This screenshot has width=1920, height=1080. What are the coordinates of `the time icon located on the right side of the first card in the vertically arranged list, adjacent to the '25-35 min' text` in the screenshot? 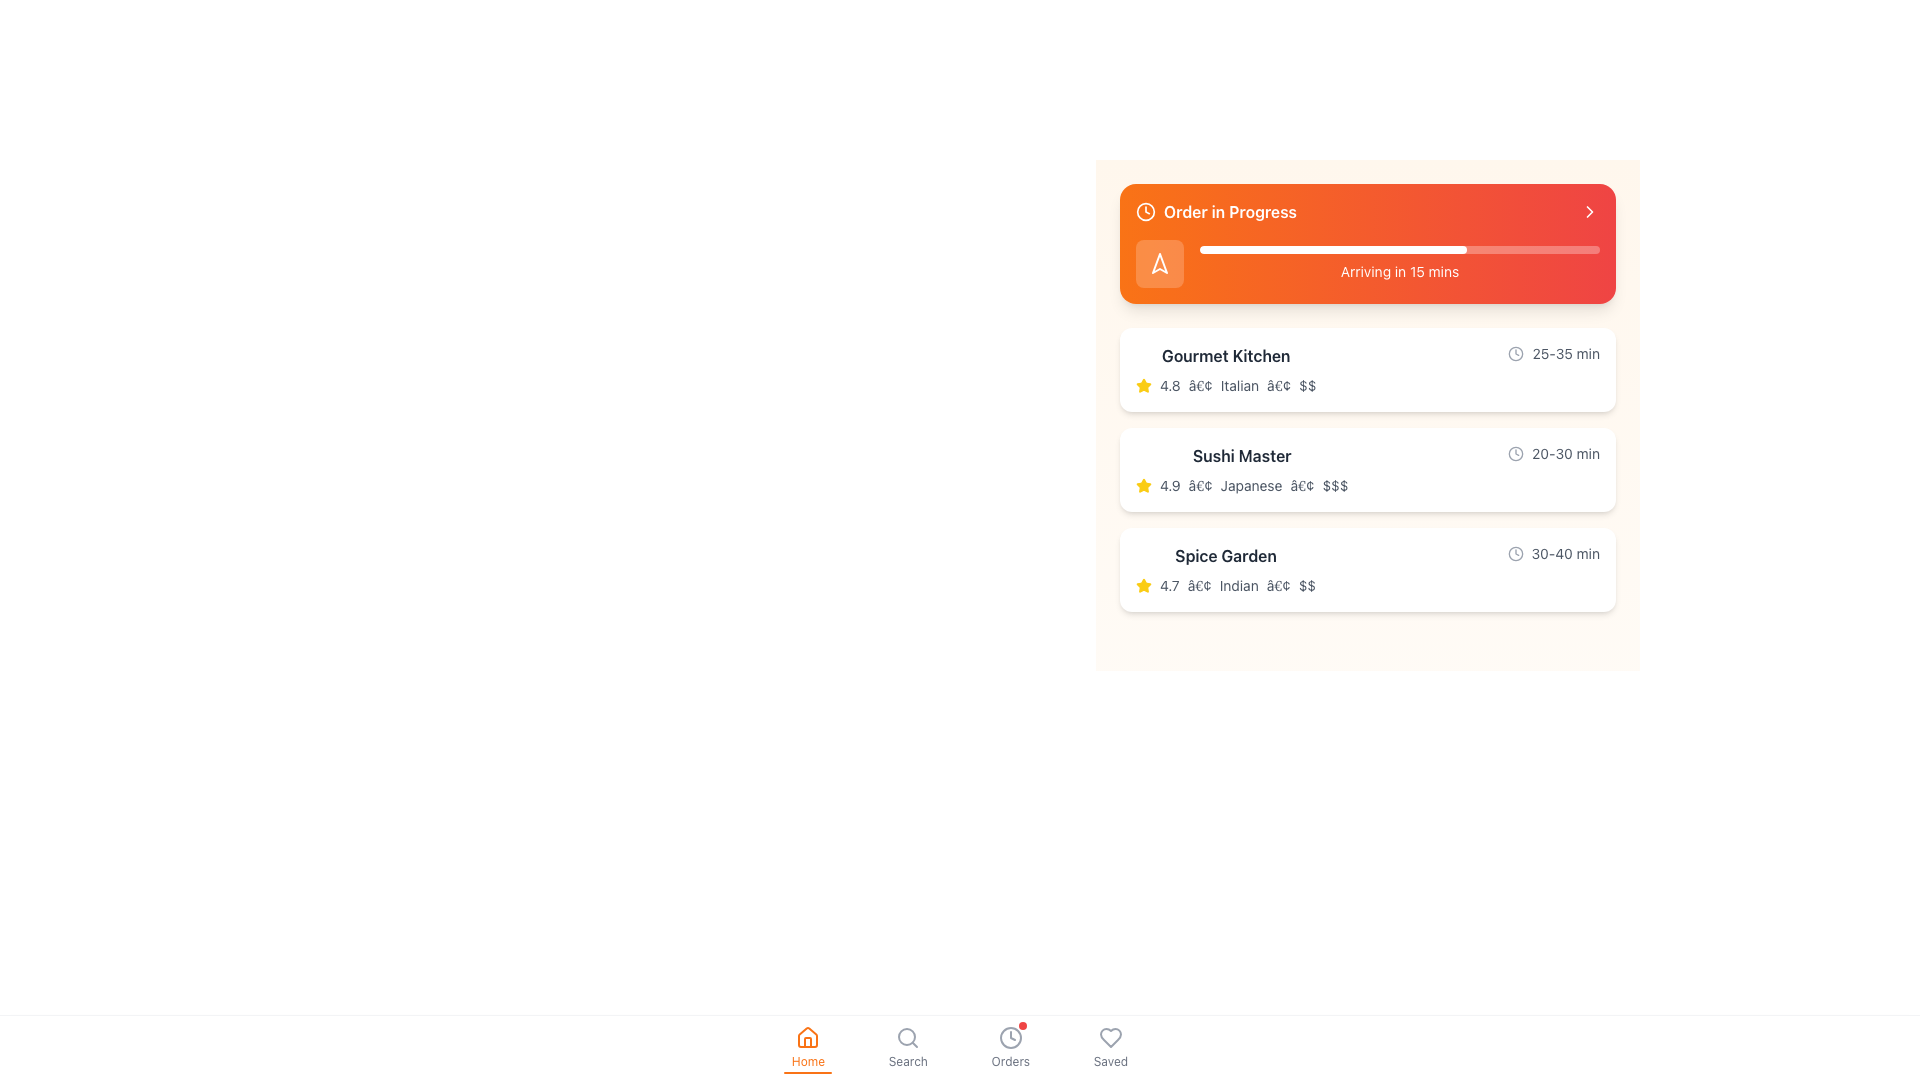 It's located at (1516, 353).